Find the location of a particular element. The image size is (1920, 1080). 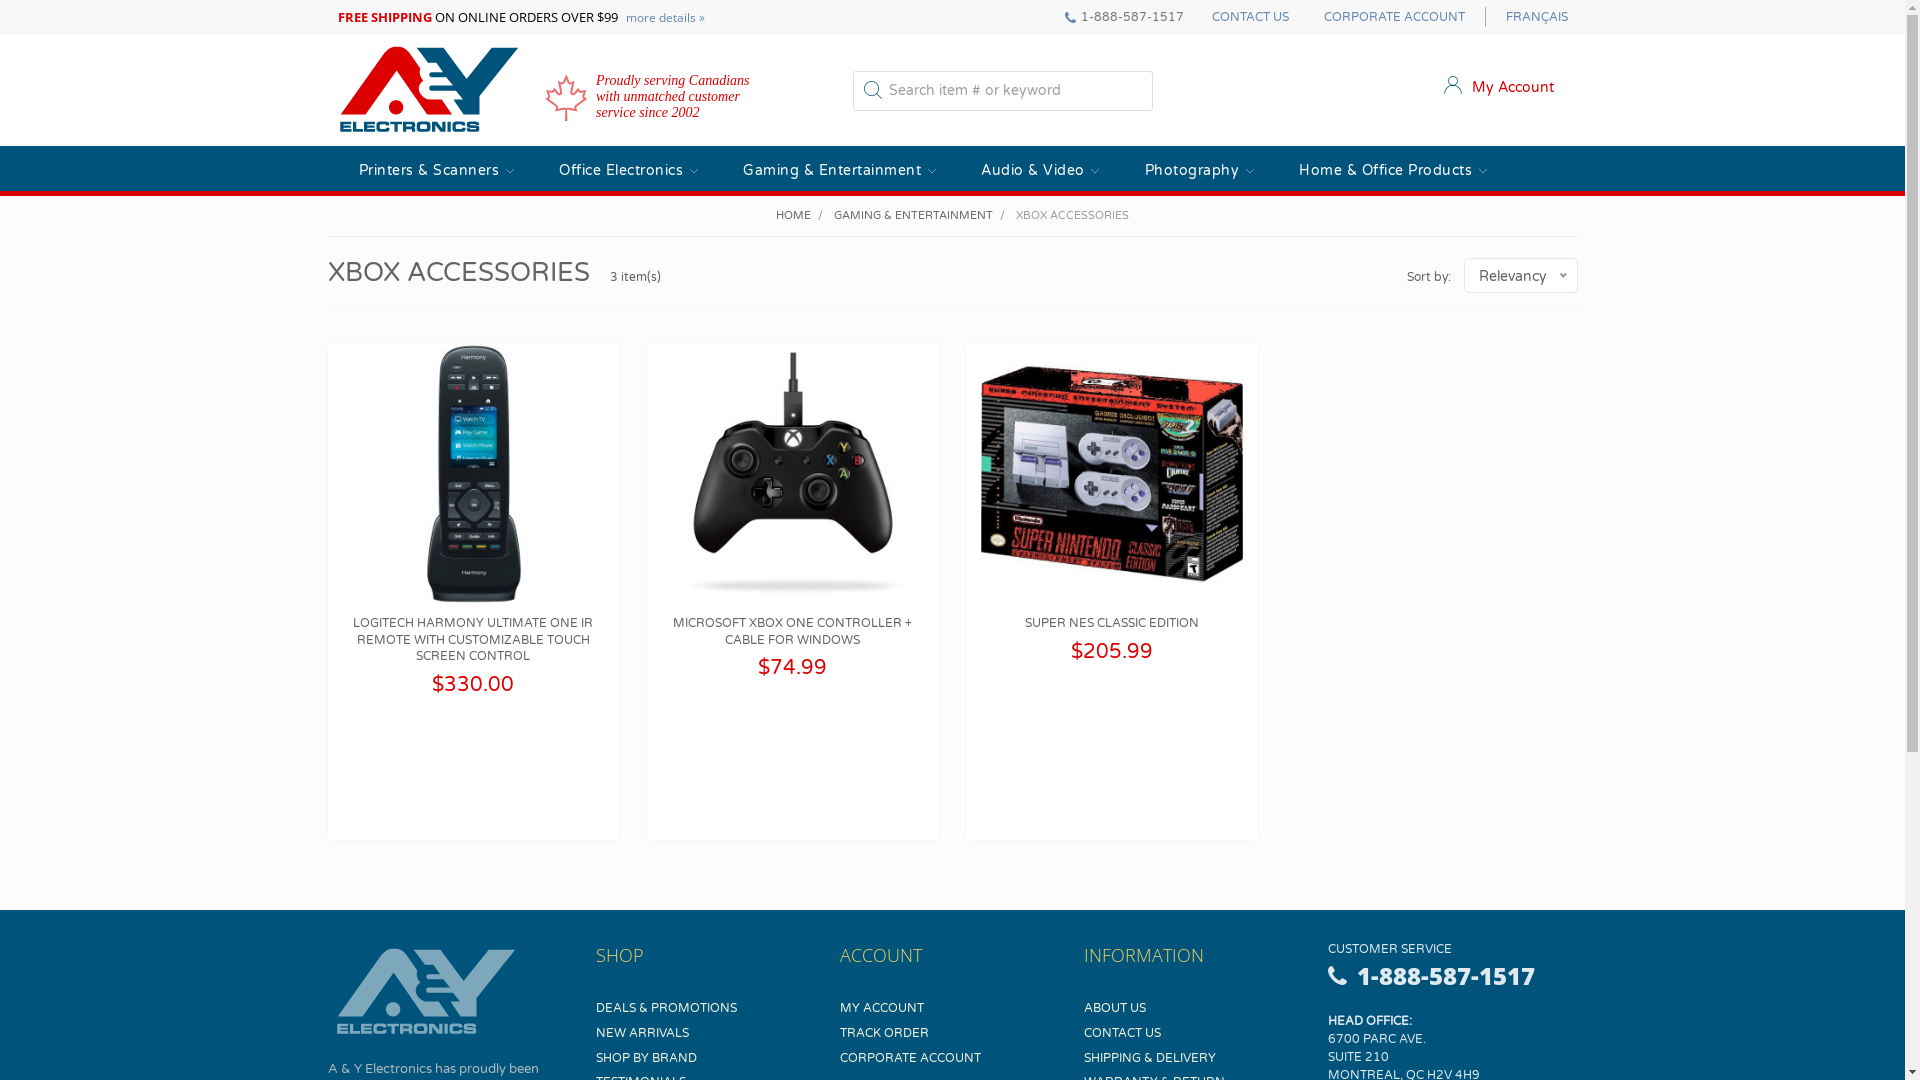

'GAMING & ENTERTAINMENT' is located at coordinates (834, 216).